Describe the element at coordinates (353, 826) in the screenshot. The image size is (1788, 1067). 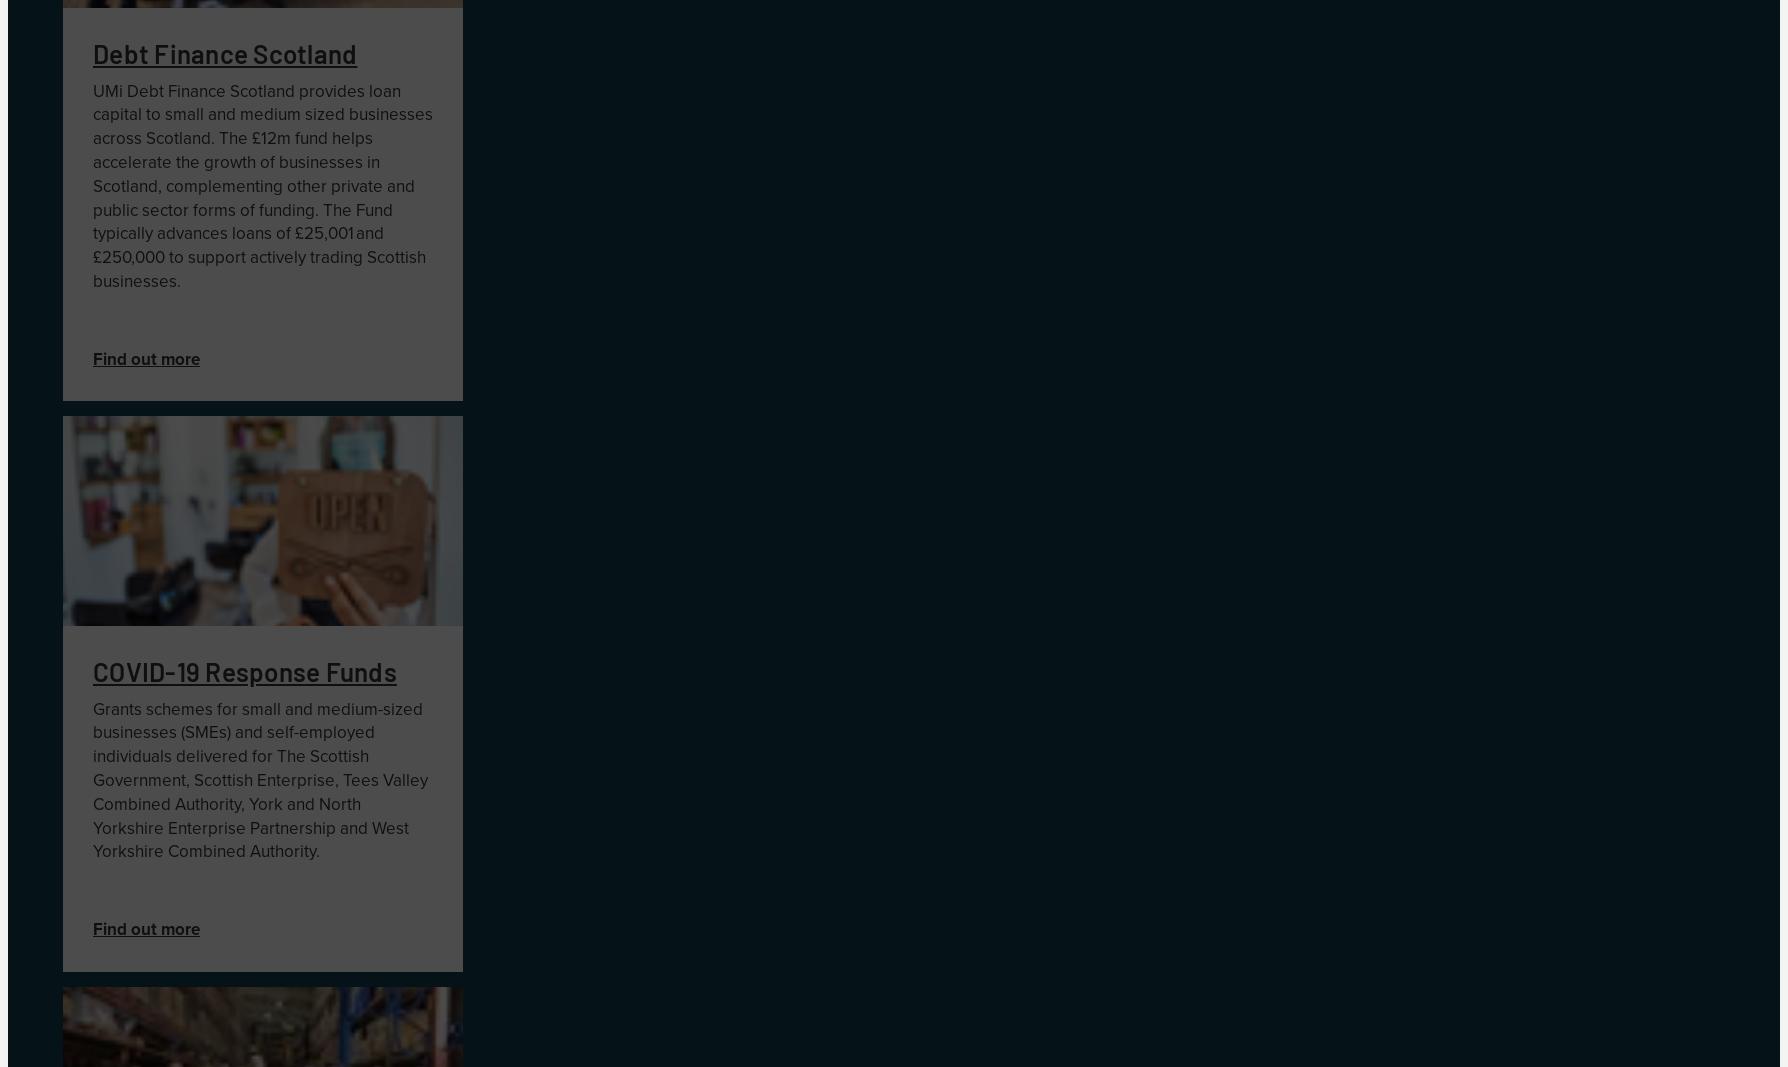
I see `'and'` at that location.